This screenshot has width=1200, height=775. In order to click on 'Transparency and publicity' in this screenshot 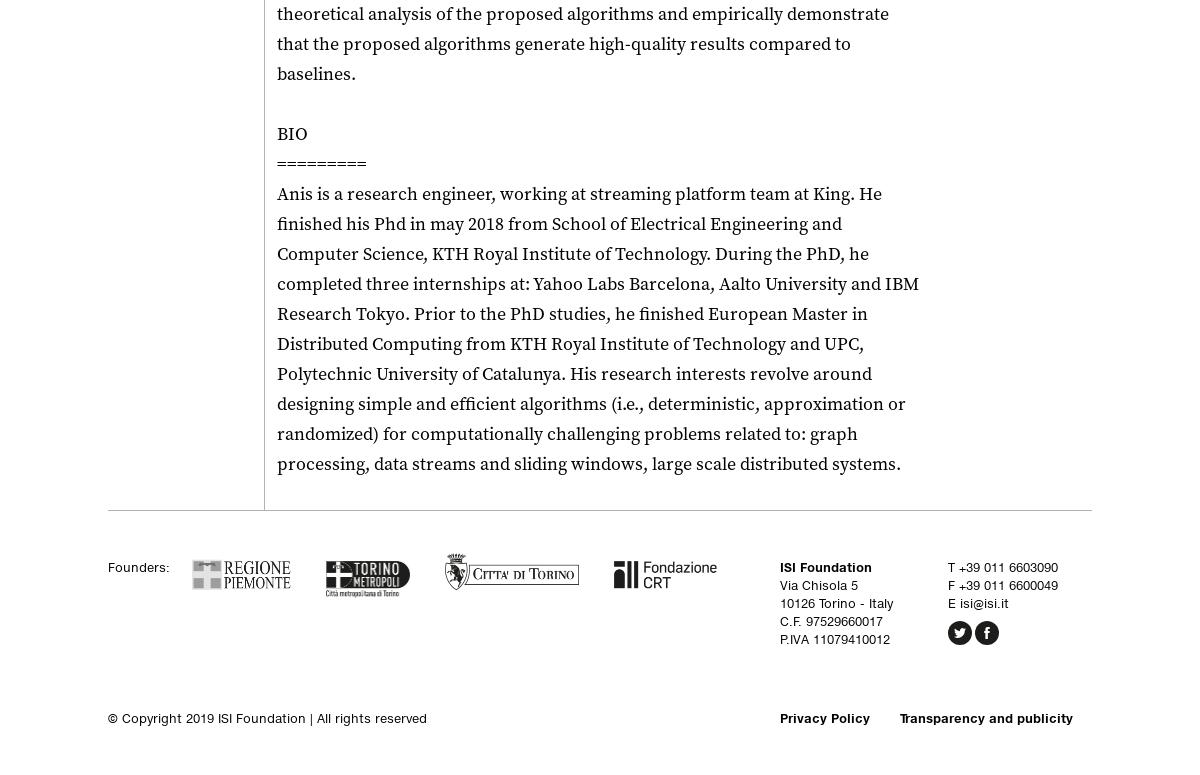, I will do `click(986, 718)`.